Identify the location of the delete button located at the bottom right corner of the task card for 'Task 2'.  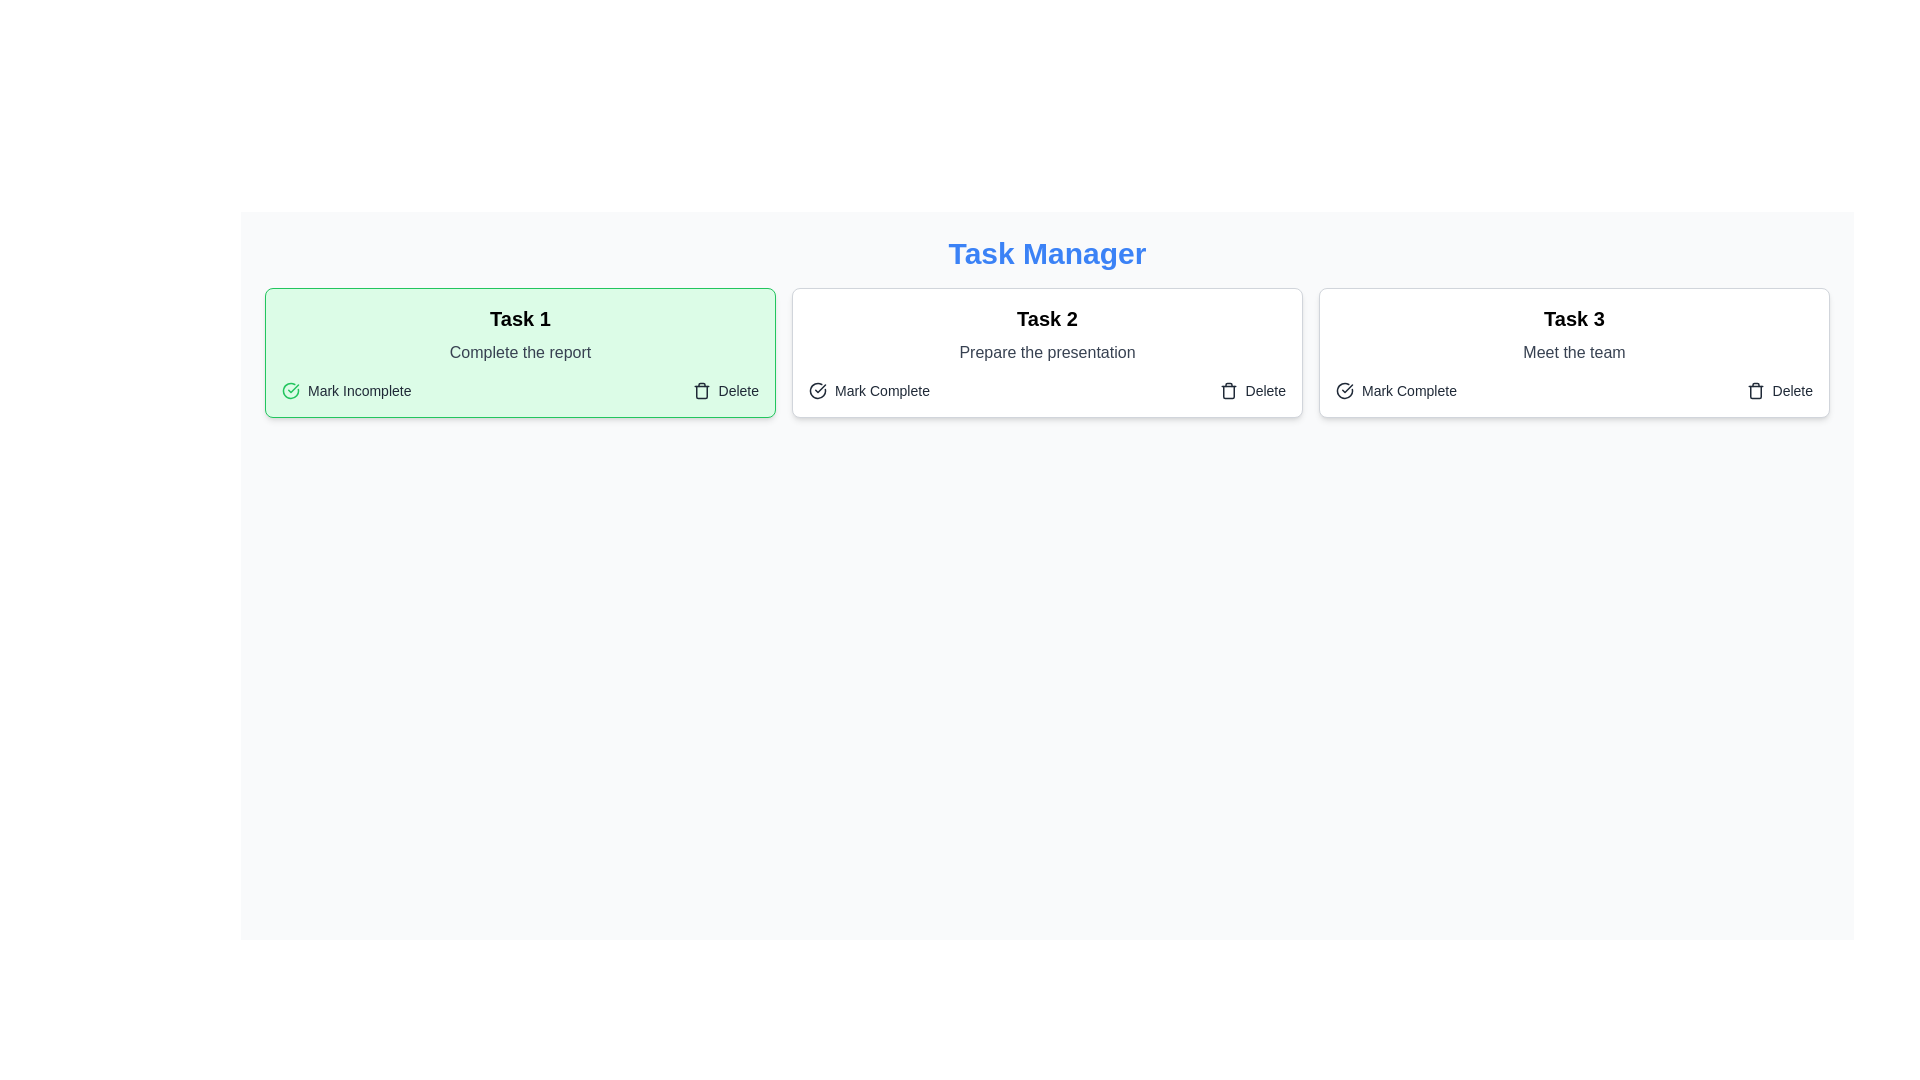
(1251, 390).